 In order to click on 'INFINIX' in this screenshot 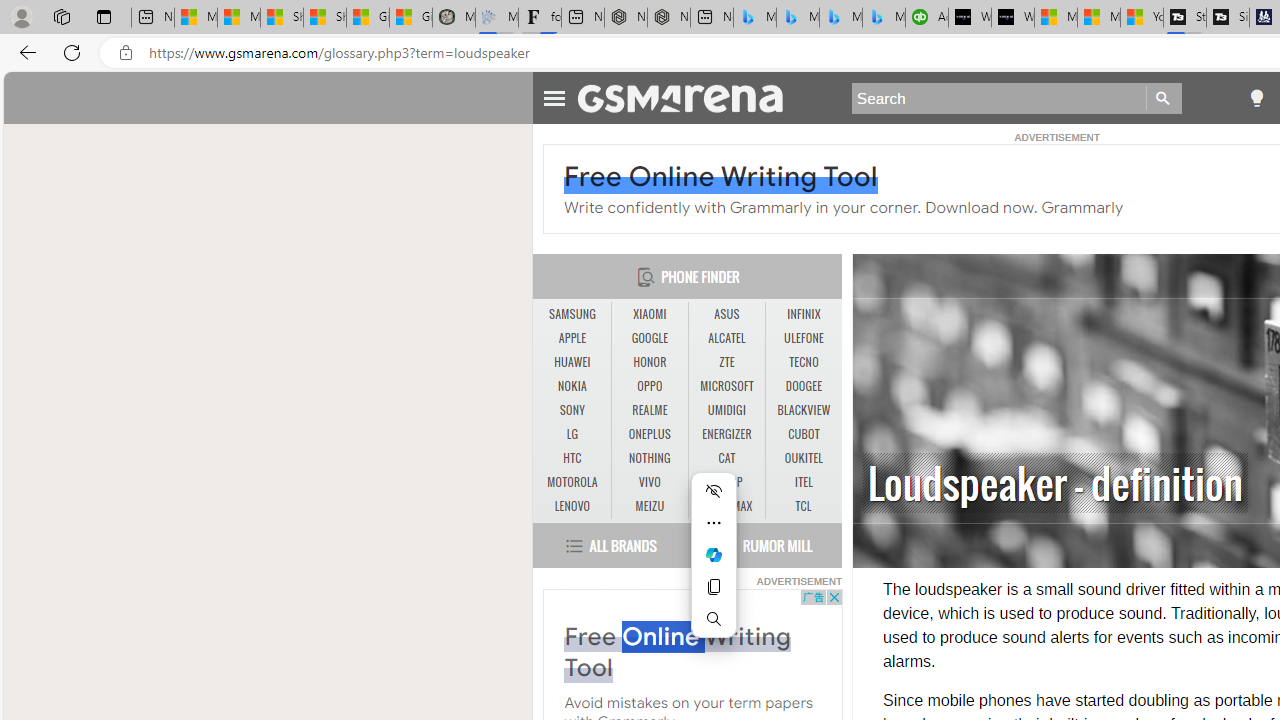, I will do `click(803, 315)`.